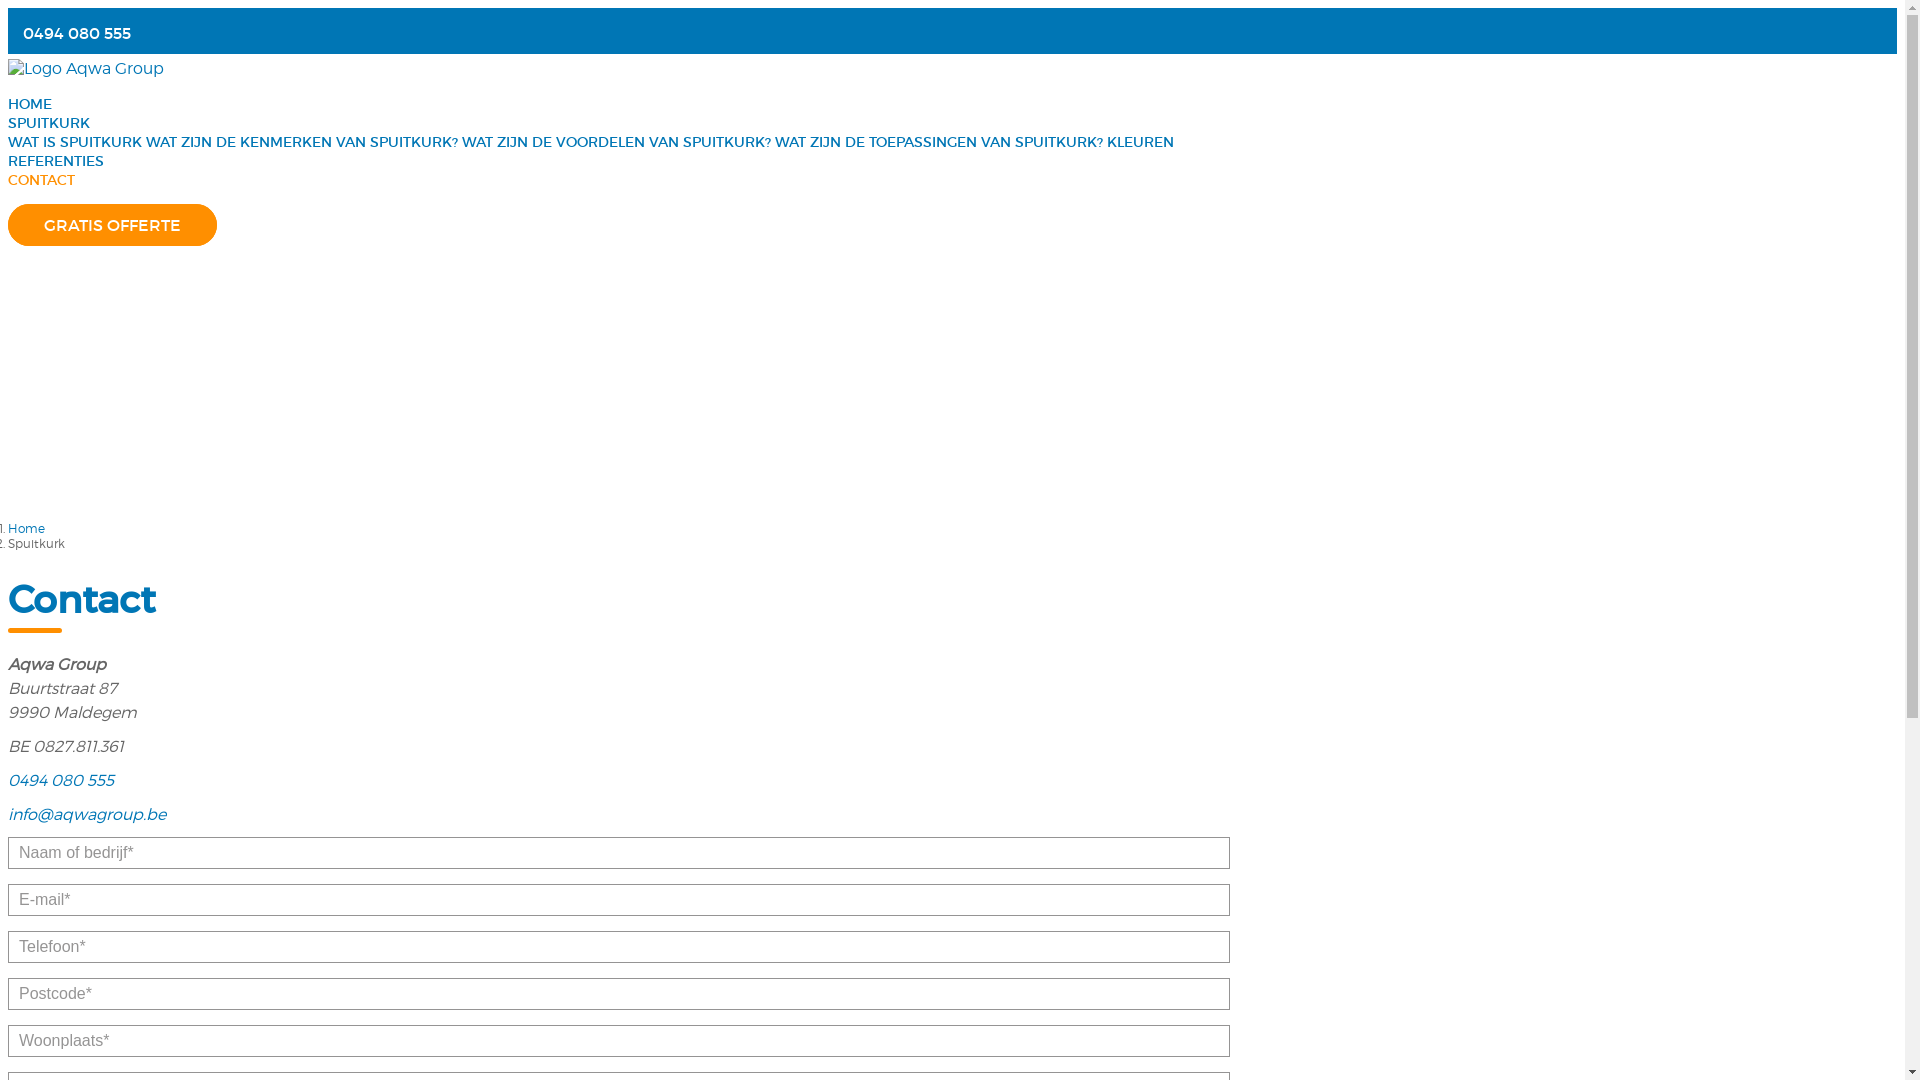  Describe the element at coordinates (61, 779) in the screenshot. I see `'0494 080 555'` at that location.